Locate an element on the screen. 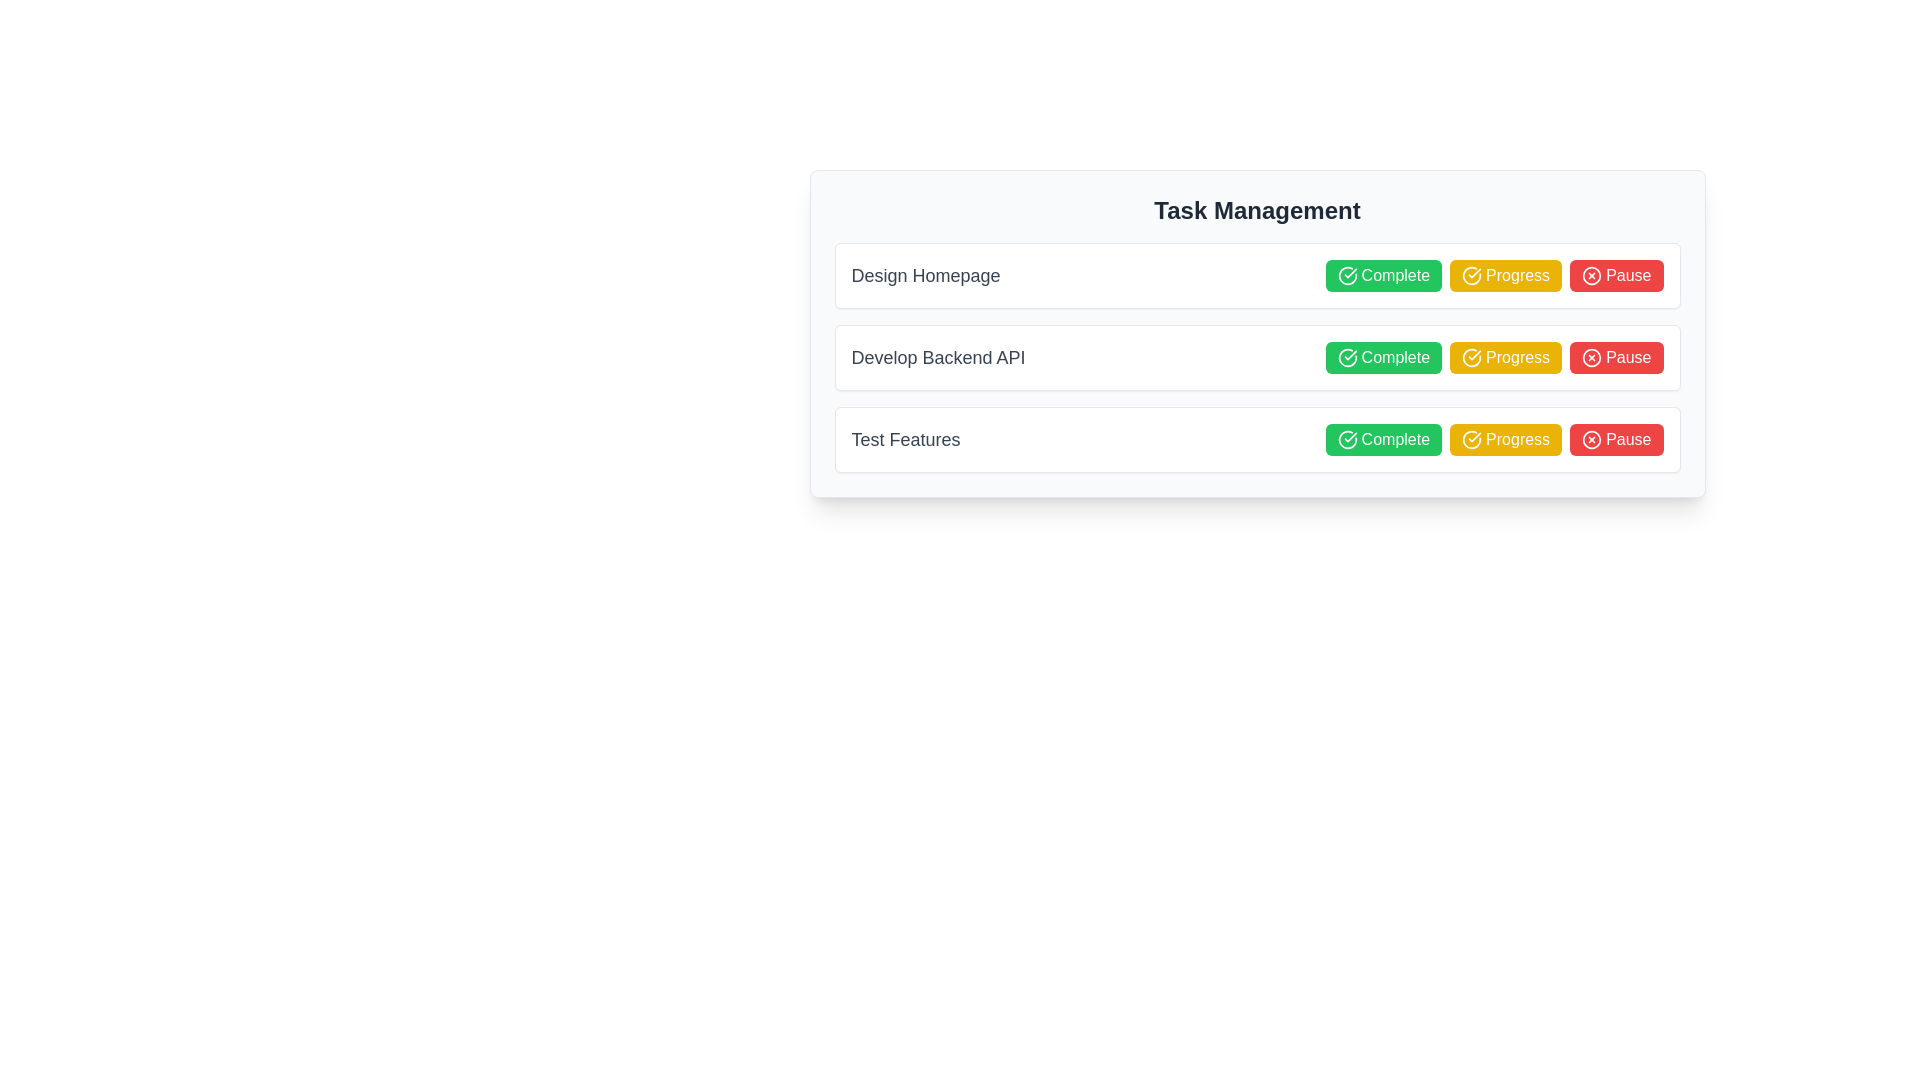 The height and width of the screenshot is (1080, 1920). the circular icon located at the top-right corner of the task management interface, which borders the 'Pause' button of the first task is located at coordinates (1591, 276).